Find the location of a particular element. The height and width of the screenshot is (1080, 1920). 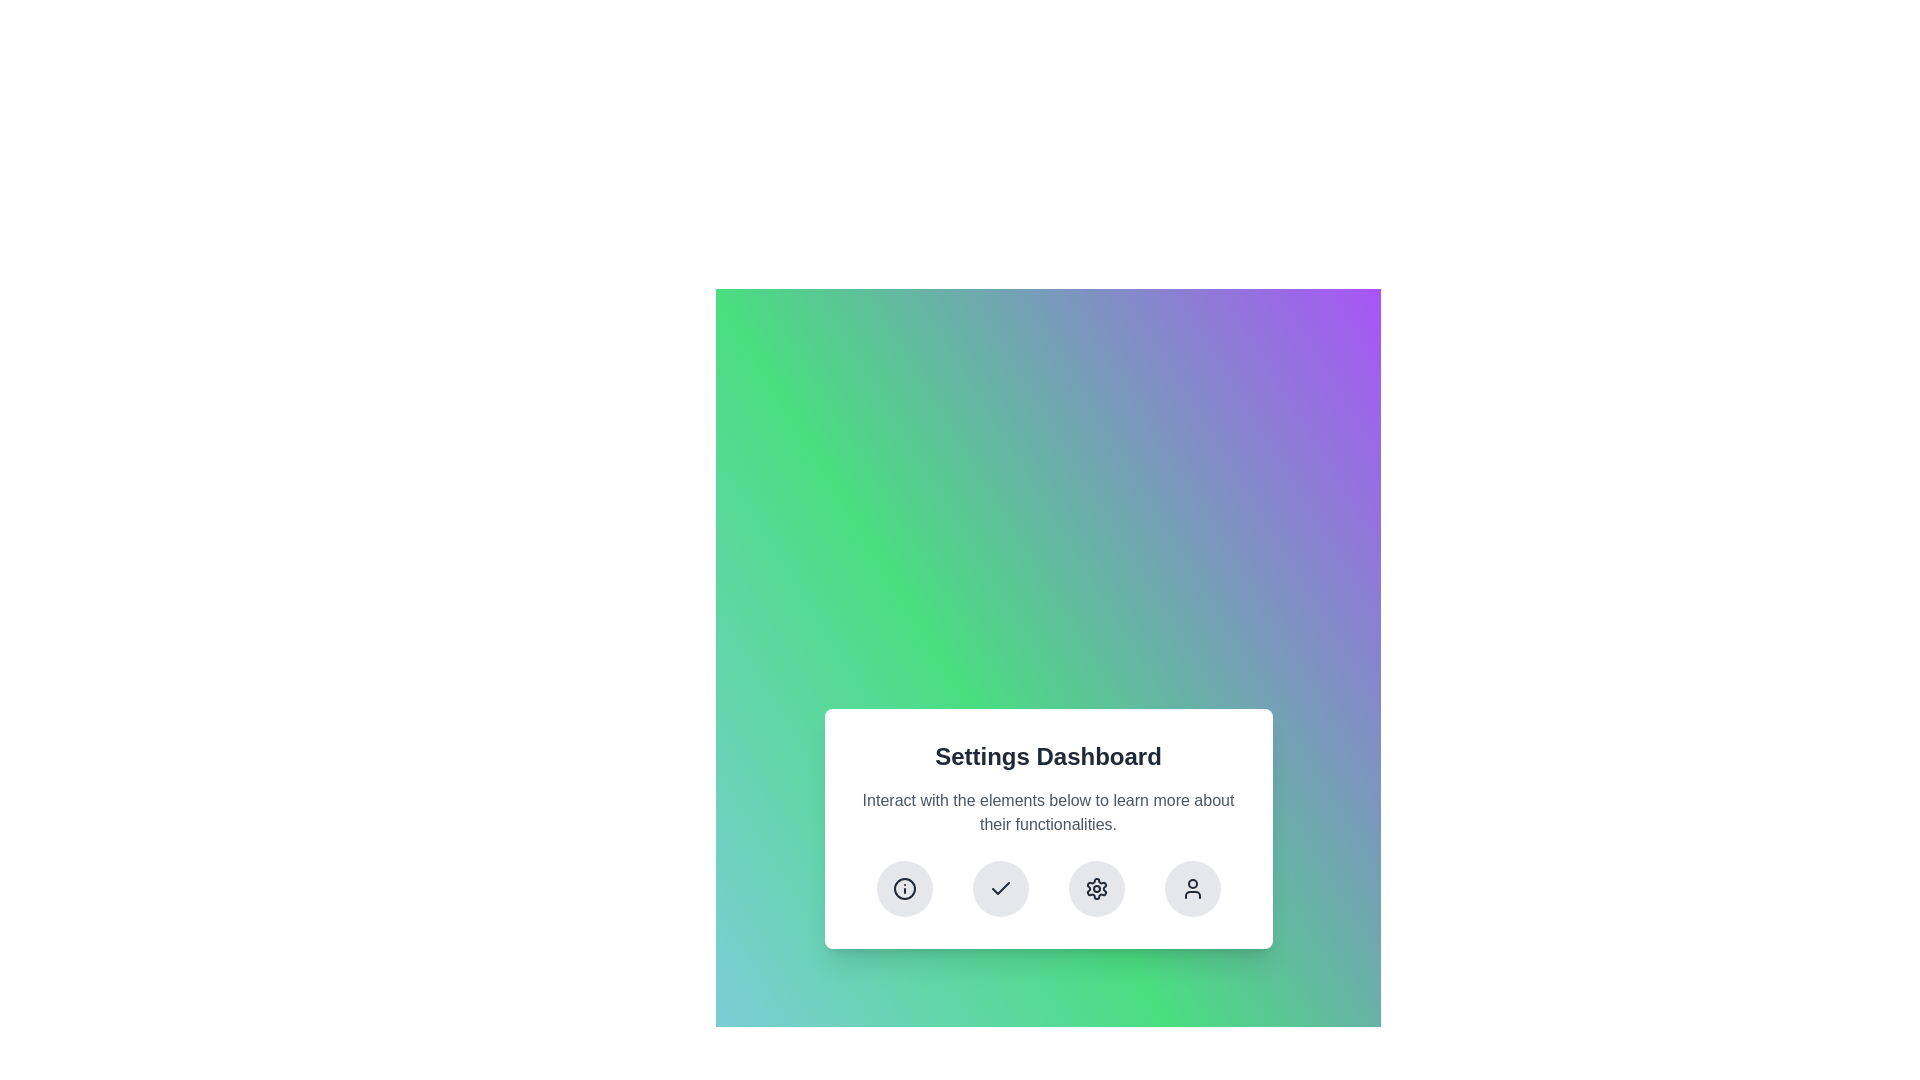

the user-related functionality button, which is the fourth and rightmost button in a horizontally aligned group within a card component is located at coordinates (1192, 887).